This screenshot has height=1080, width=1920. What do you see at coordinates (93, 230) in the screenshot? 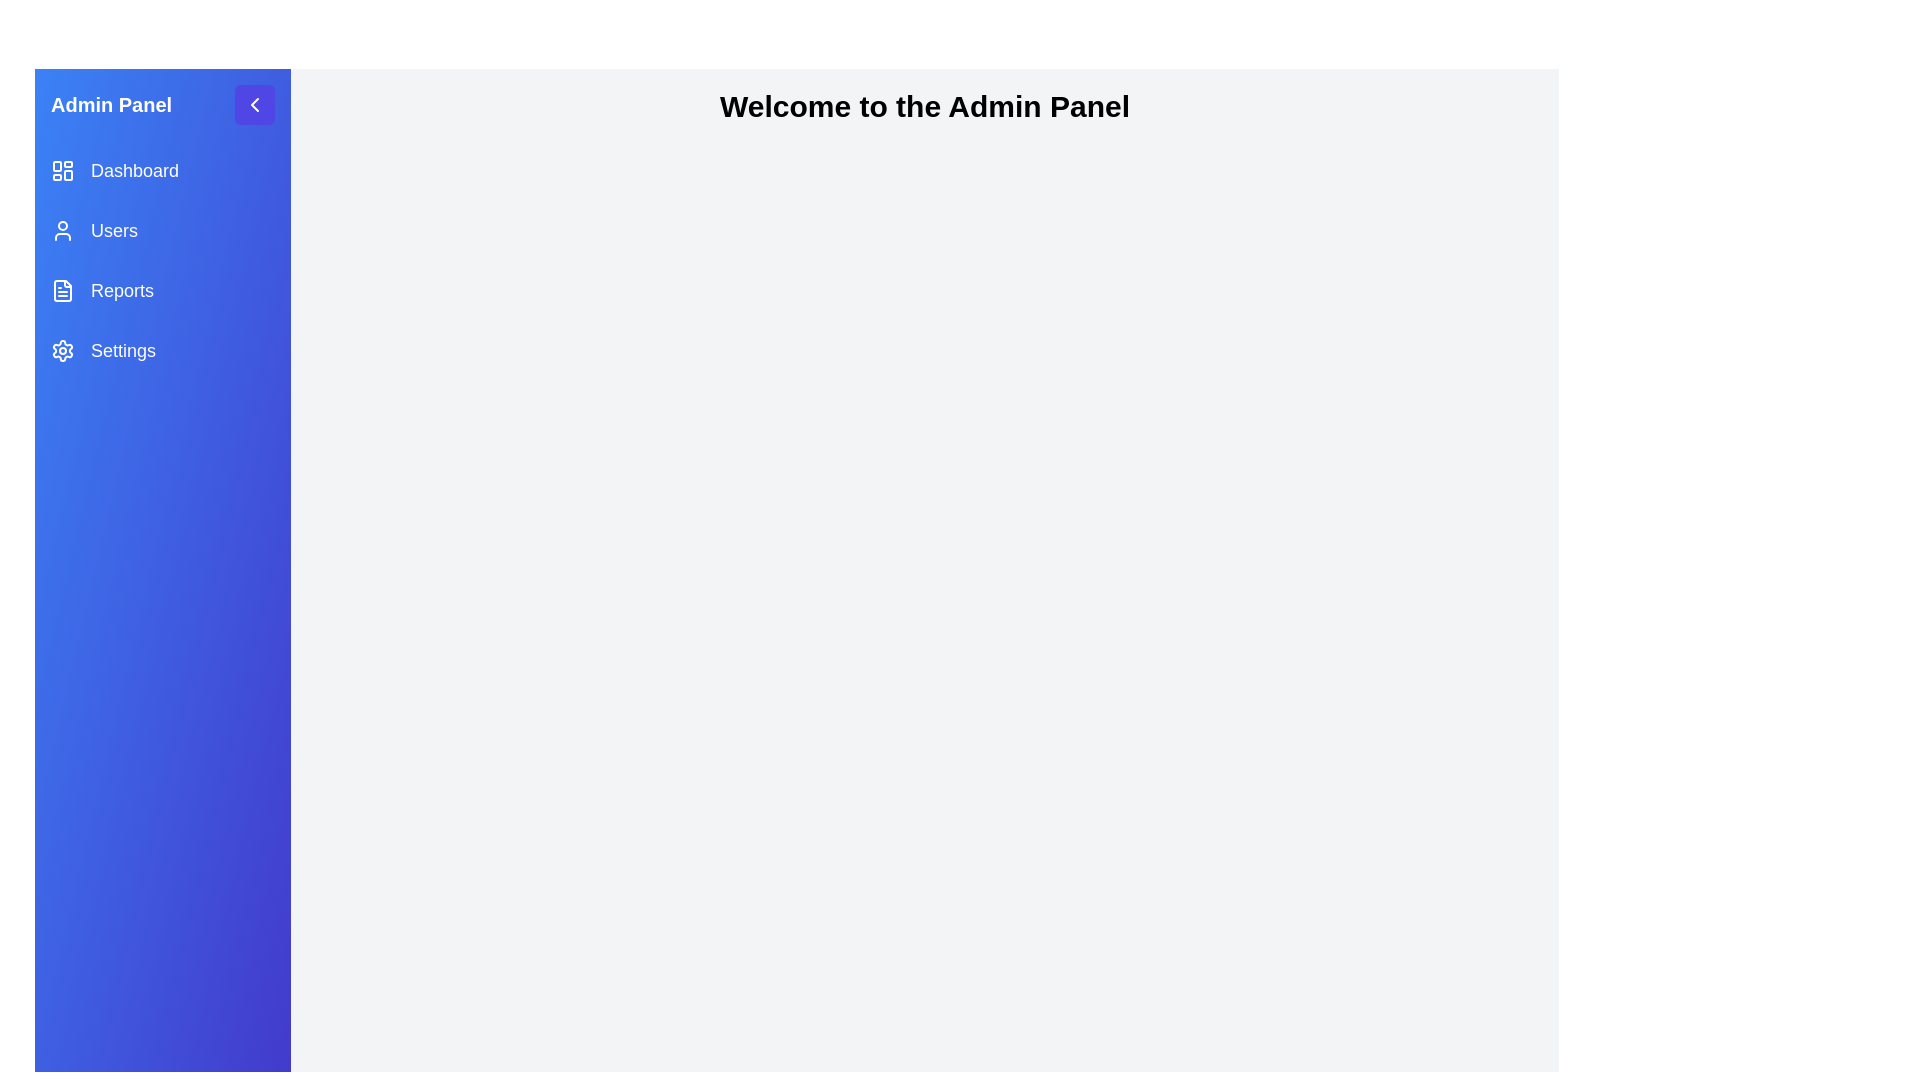
I see `the 'Users' navigation menu item in the vertical sidebar, which is the second item below 'Dashboard' and above 'Reports'` at bounding box center [93, 230].